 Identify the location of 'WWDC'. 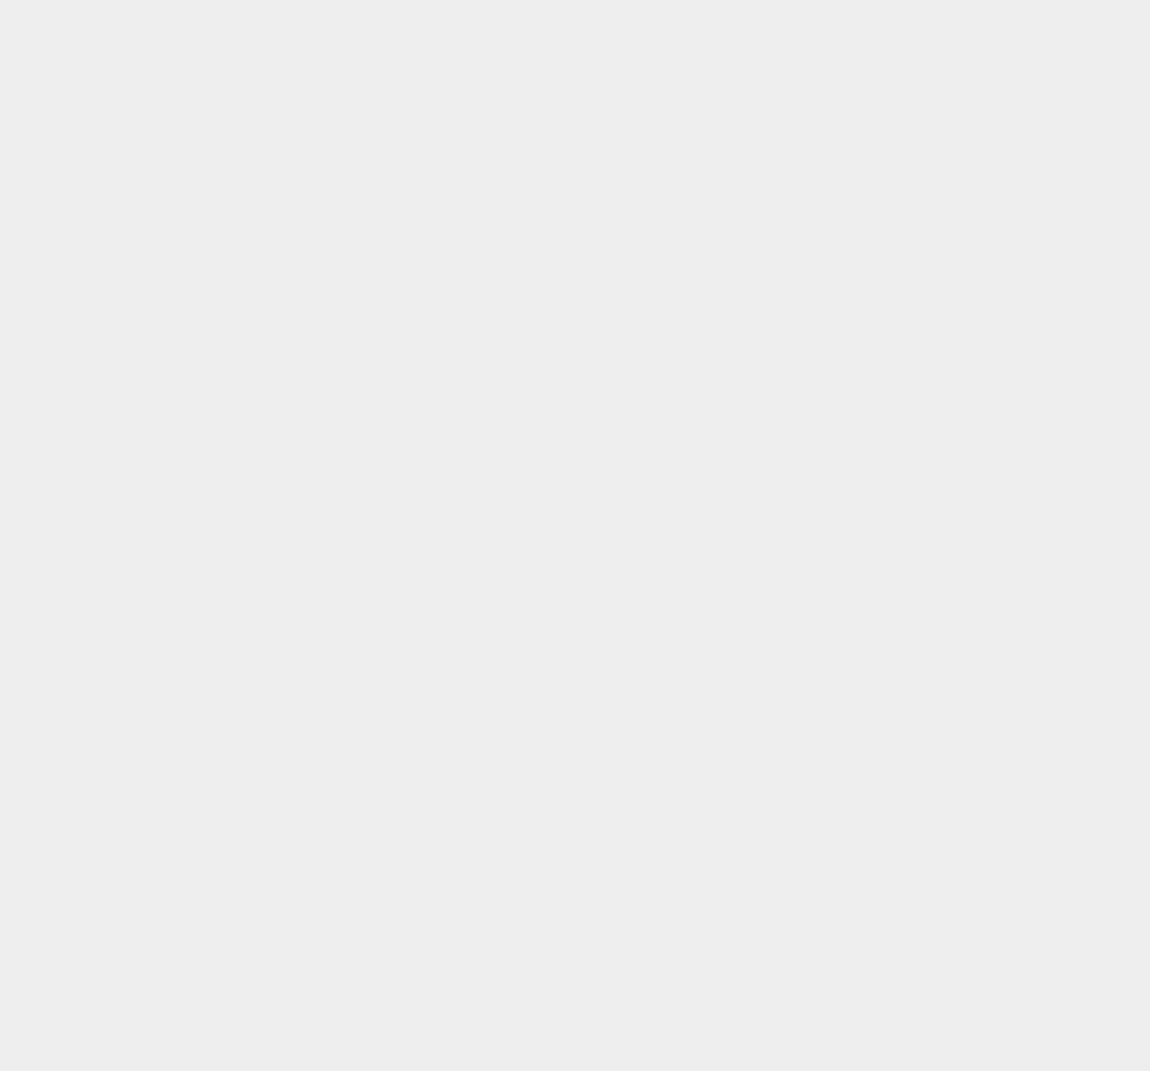
(832, 637).